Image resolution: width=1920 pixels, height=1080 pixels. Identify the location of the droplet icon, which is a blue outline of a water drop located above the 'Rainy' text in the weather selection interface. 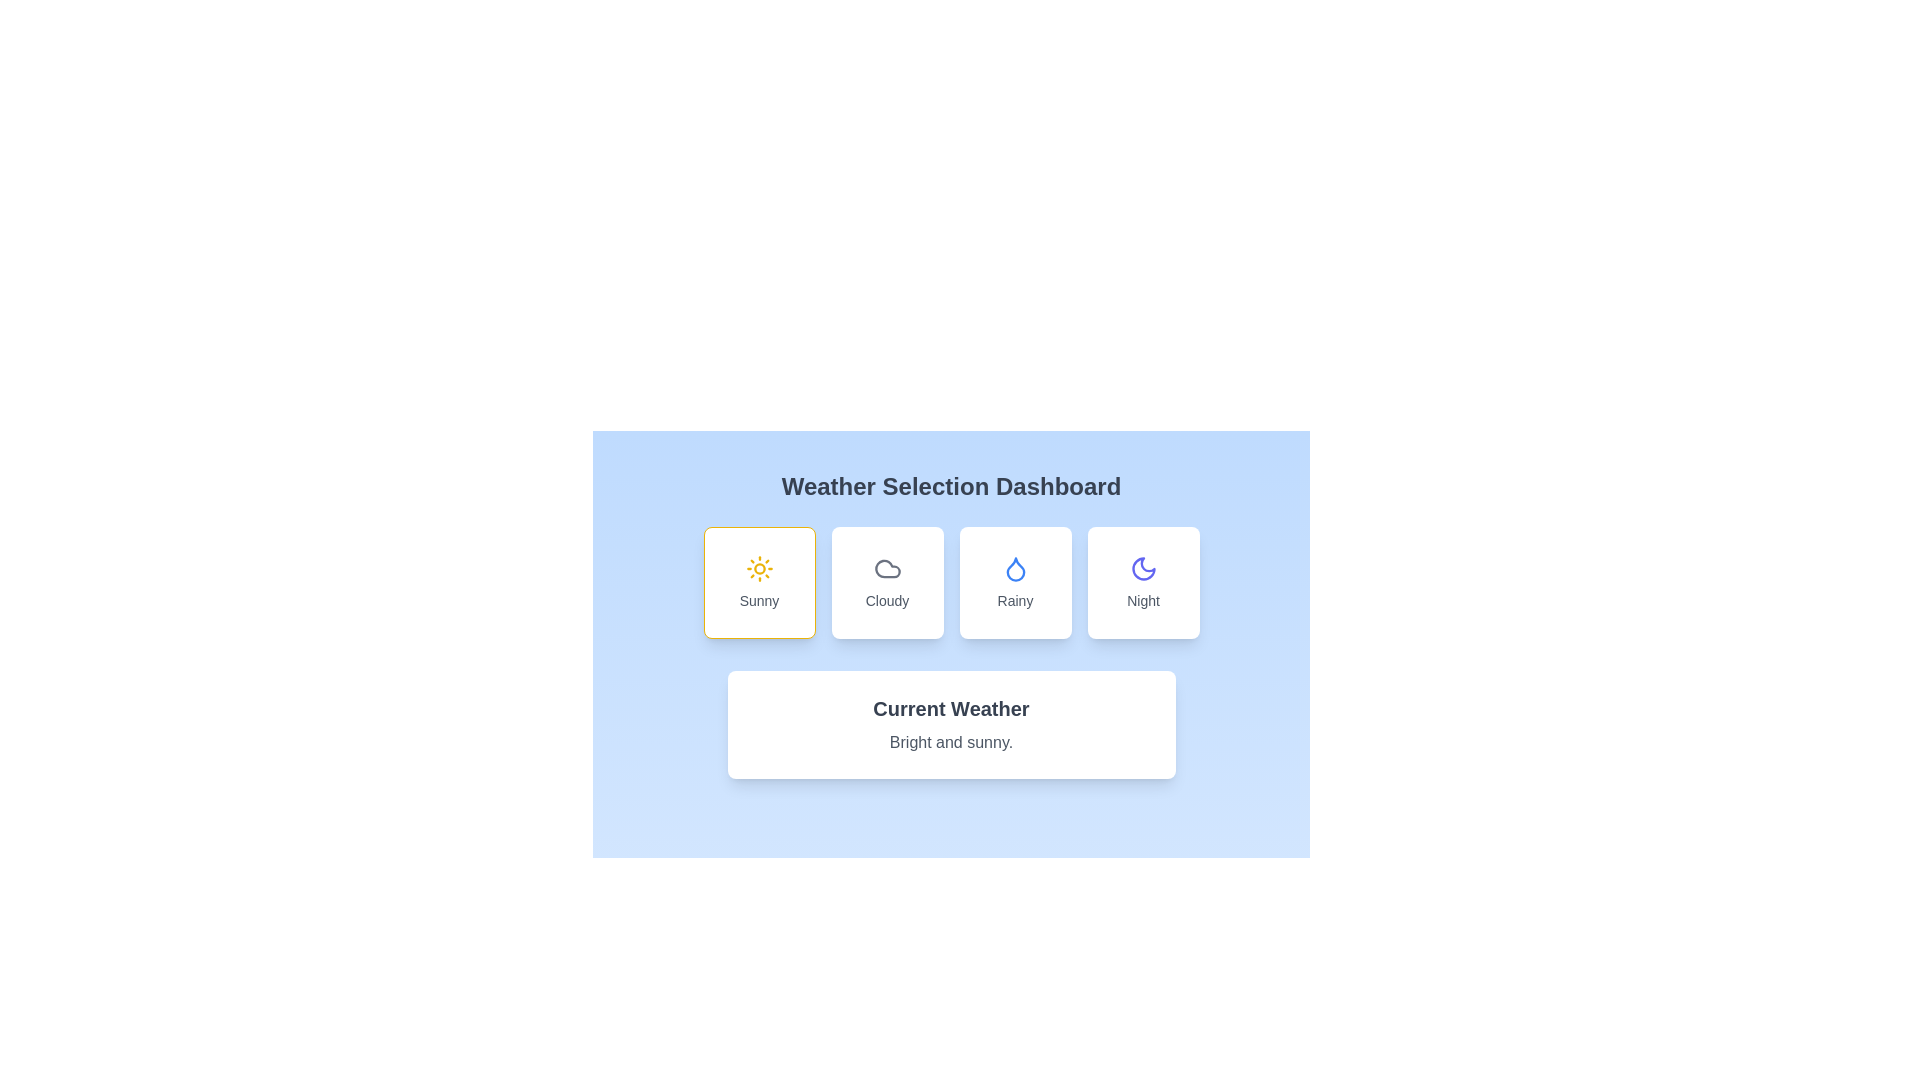
(1015, 569).